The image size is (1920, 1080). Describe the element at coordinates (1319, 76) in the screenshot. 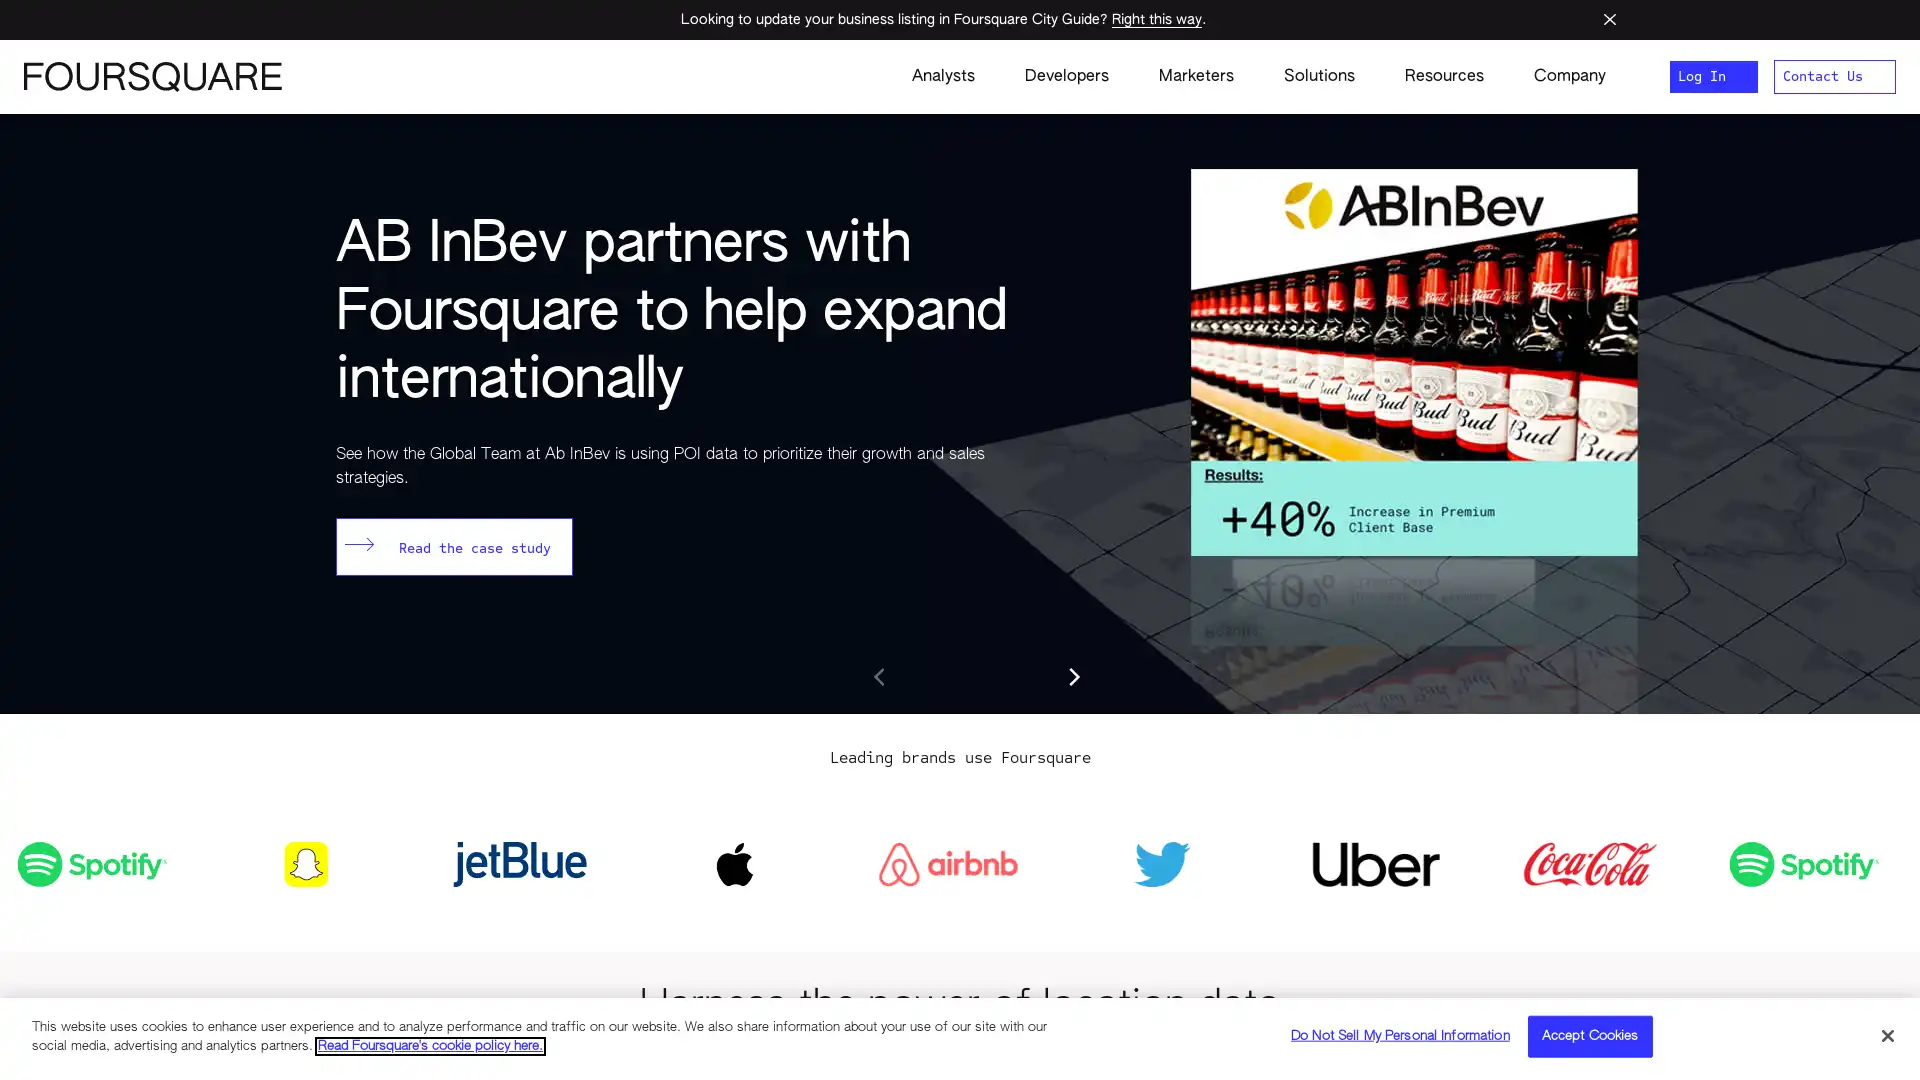

I see `Solutions` at that location.